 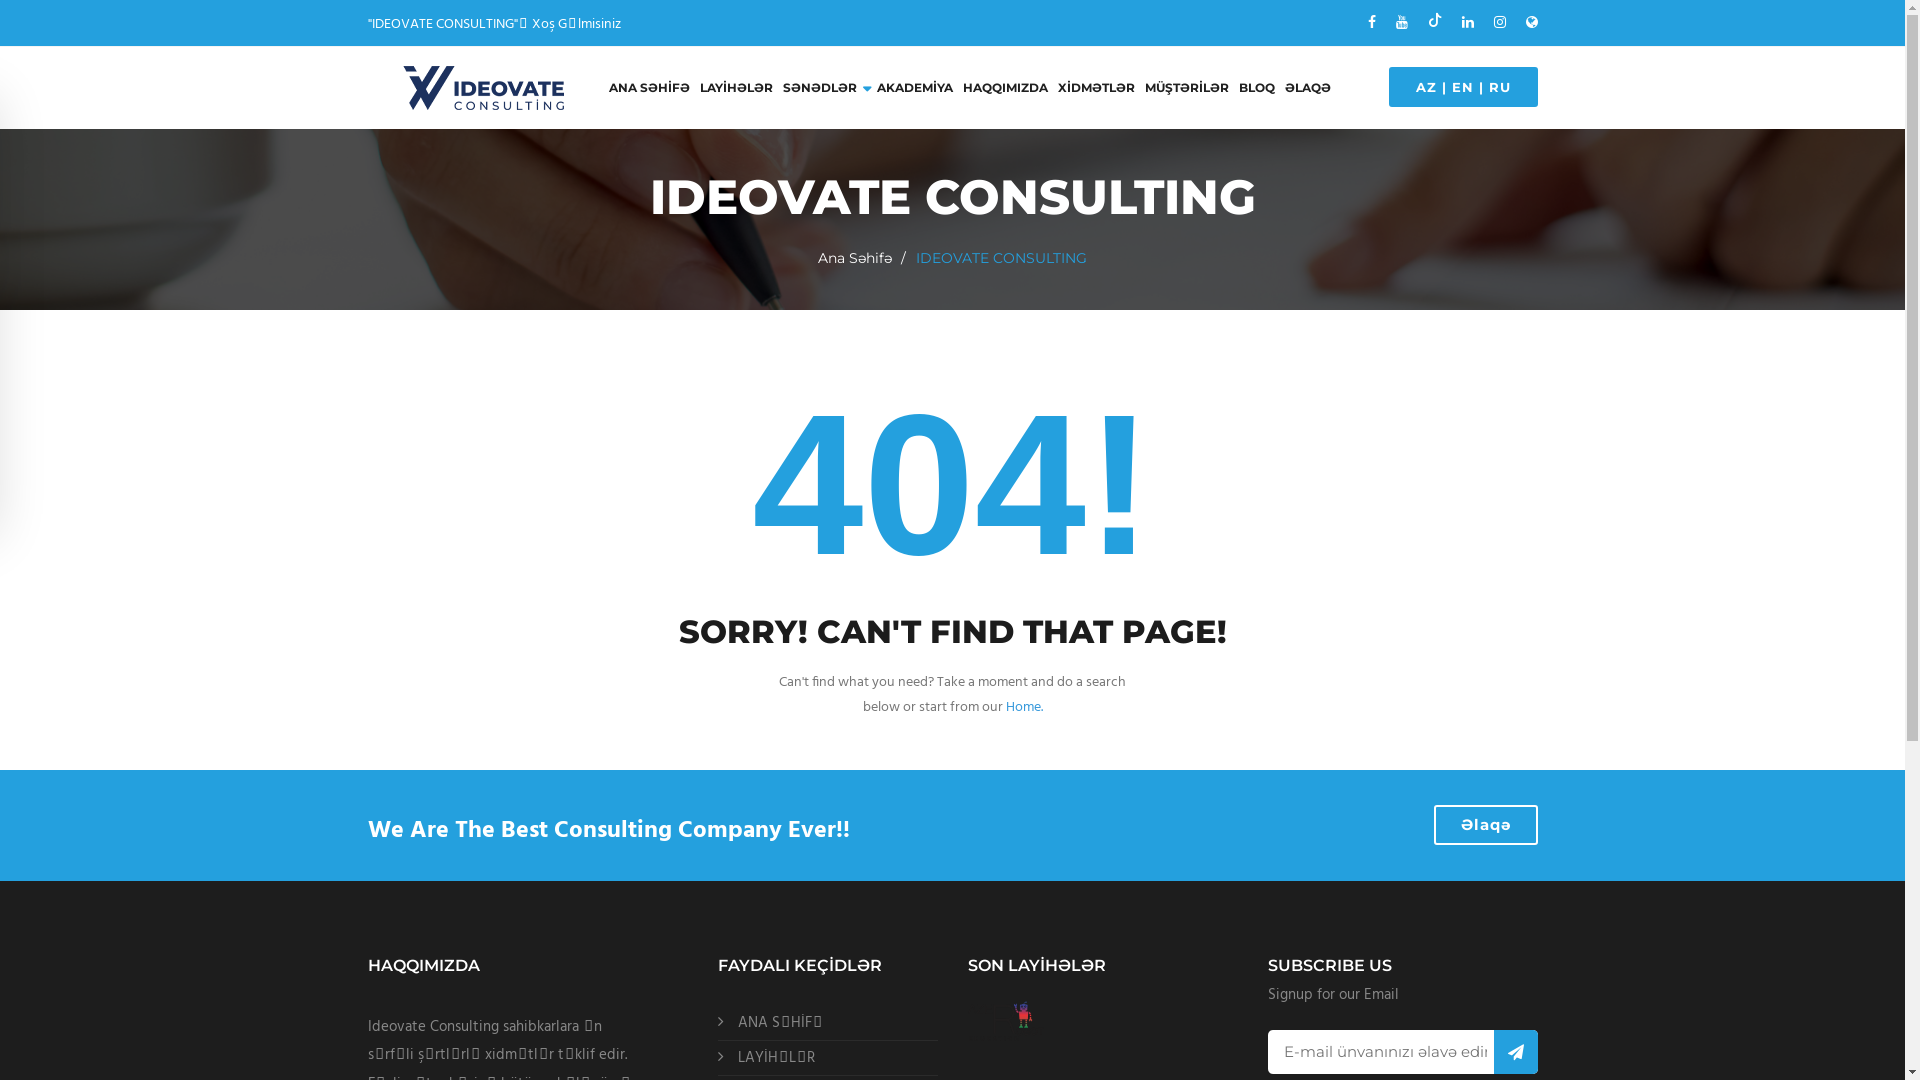 What do you see at coordinates (1499, 23) in the screenshot?
I see `'instagram'` at bounding box center [1499, 23].